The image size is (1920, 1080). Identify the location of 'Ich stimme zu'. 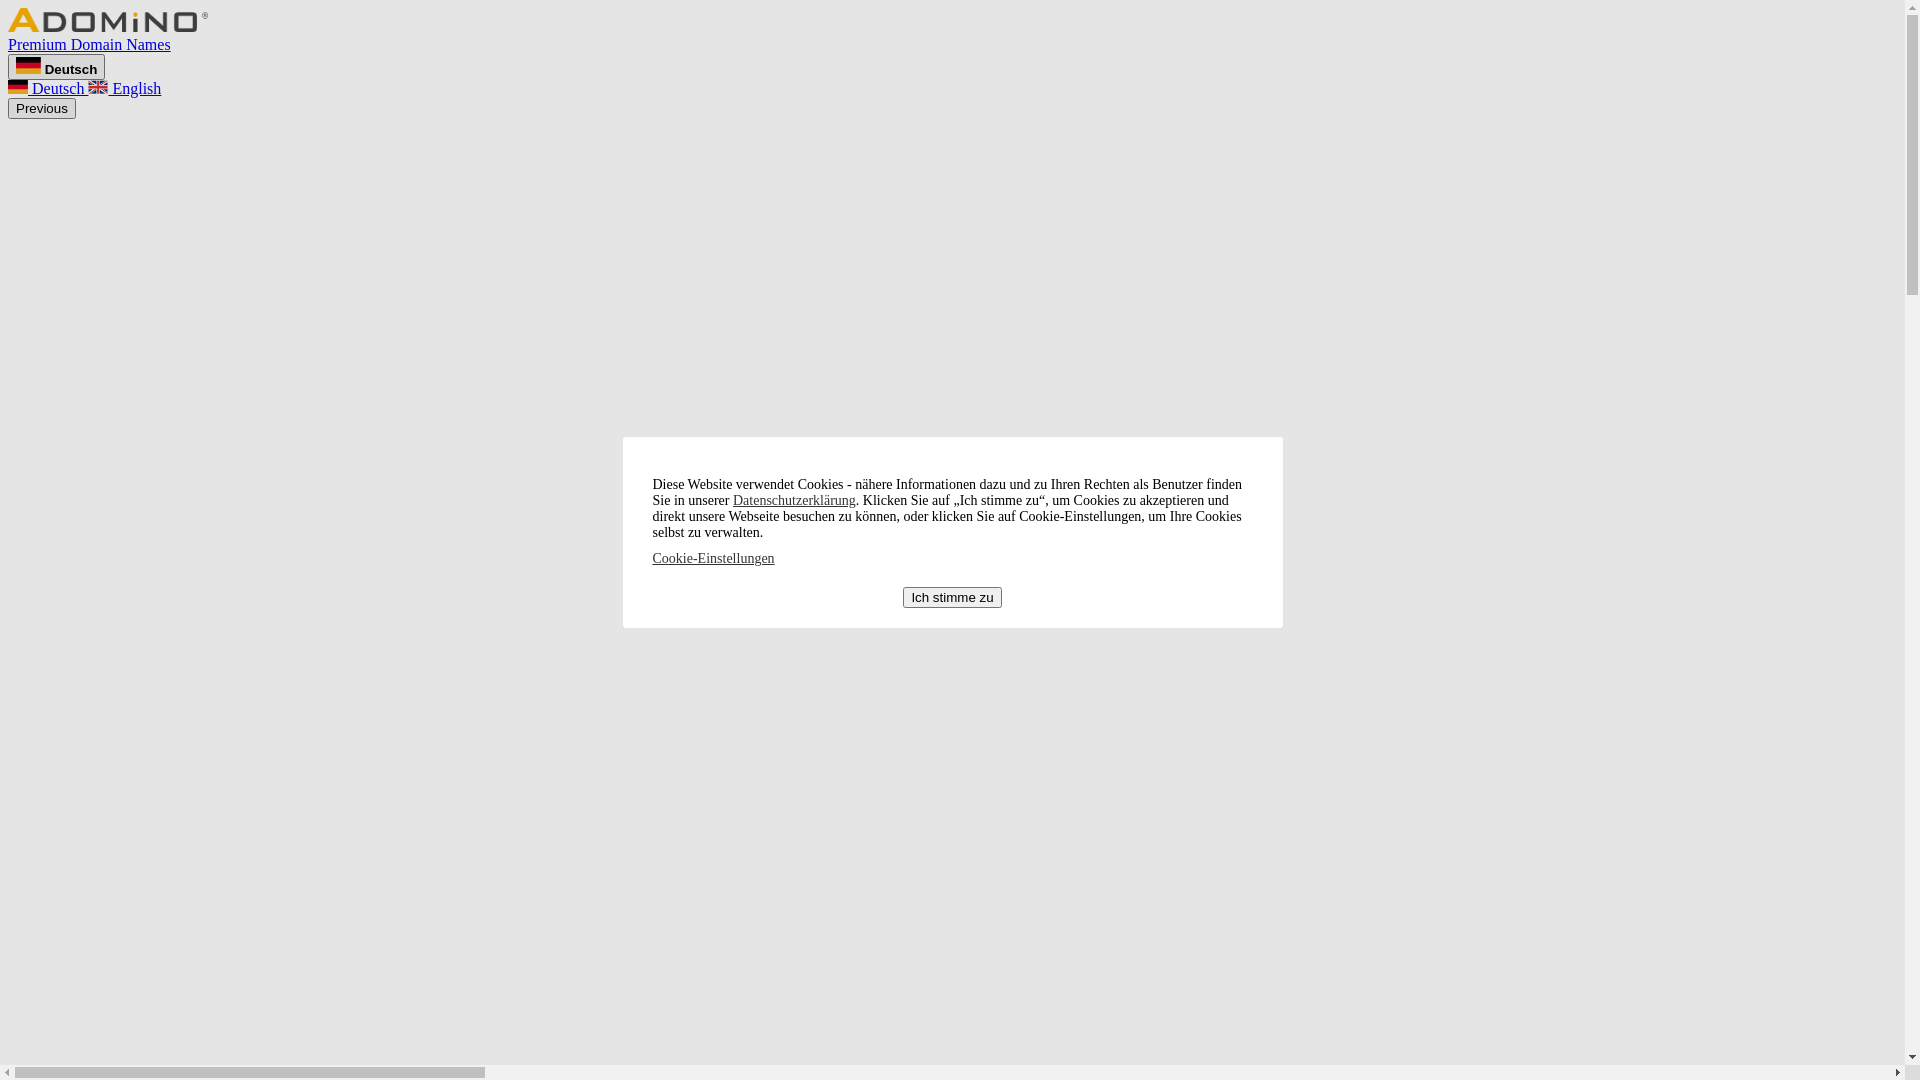
(950, 596).